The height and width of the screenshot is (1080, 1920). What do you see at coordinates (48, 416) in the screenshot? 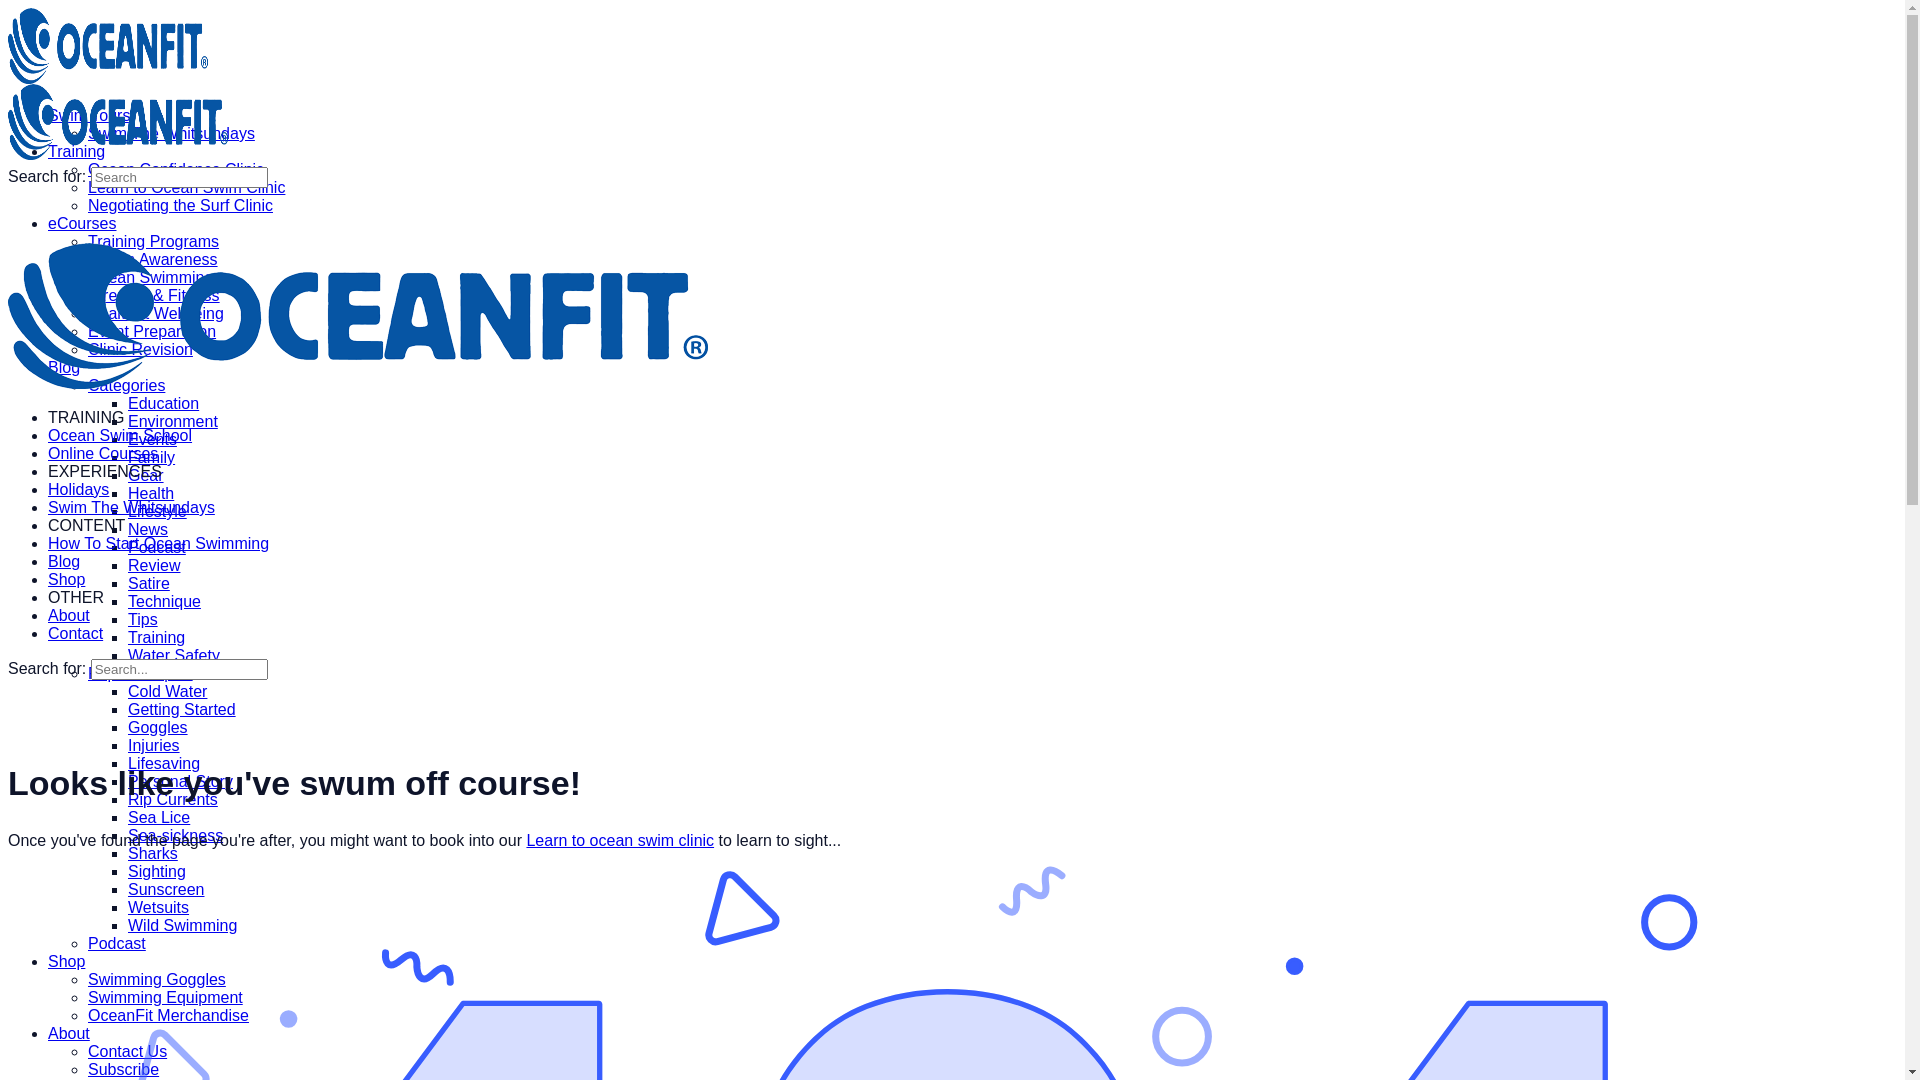
I see `'TRAINING'` at bounding box center [48, 416].